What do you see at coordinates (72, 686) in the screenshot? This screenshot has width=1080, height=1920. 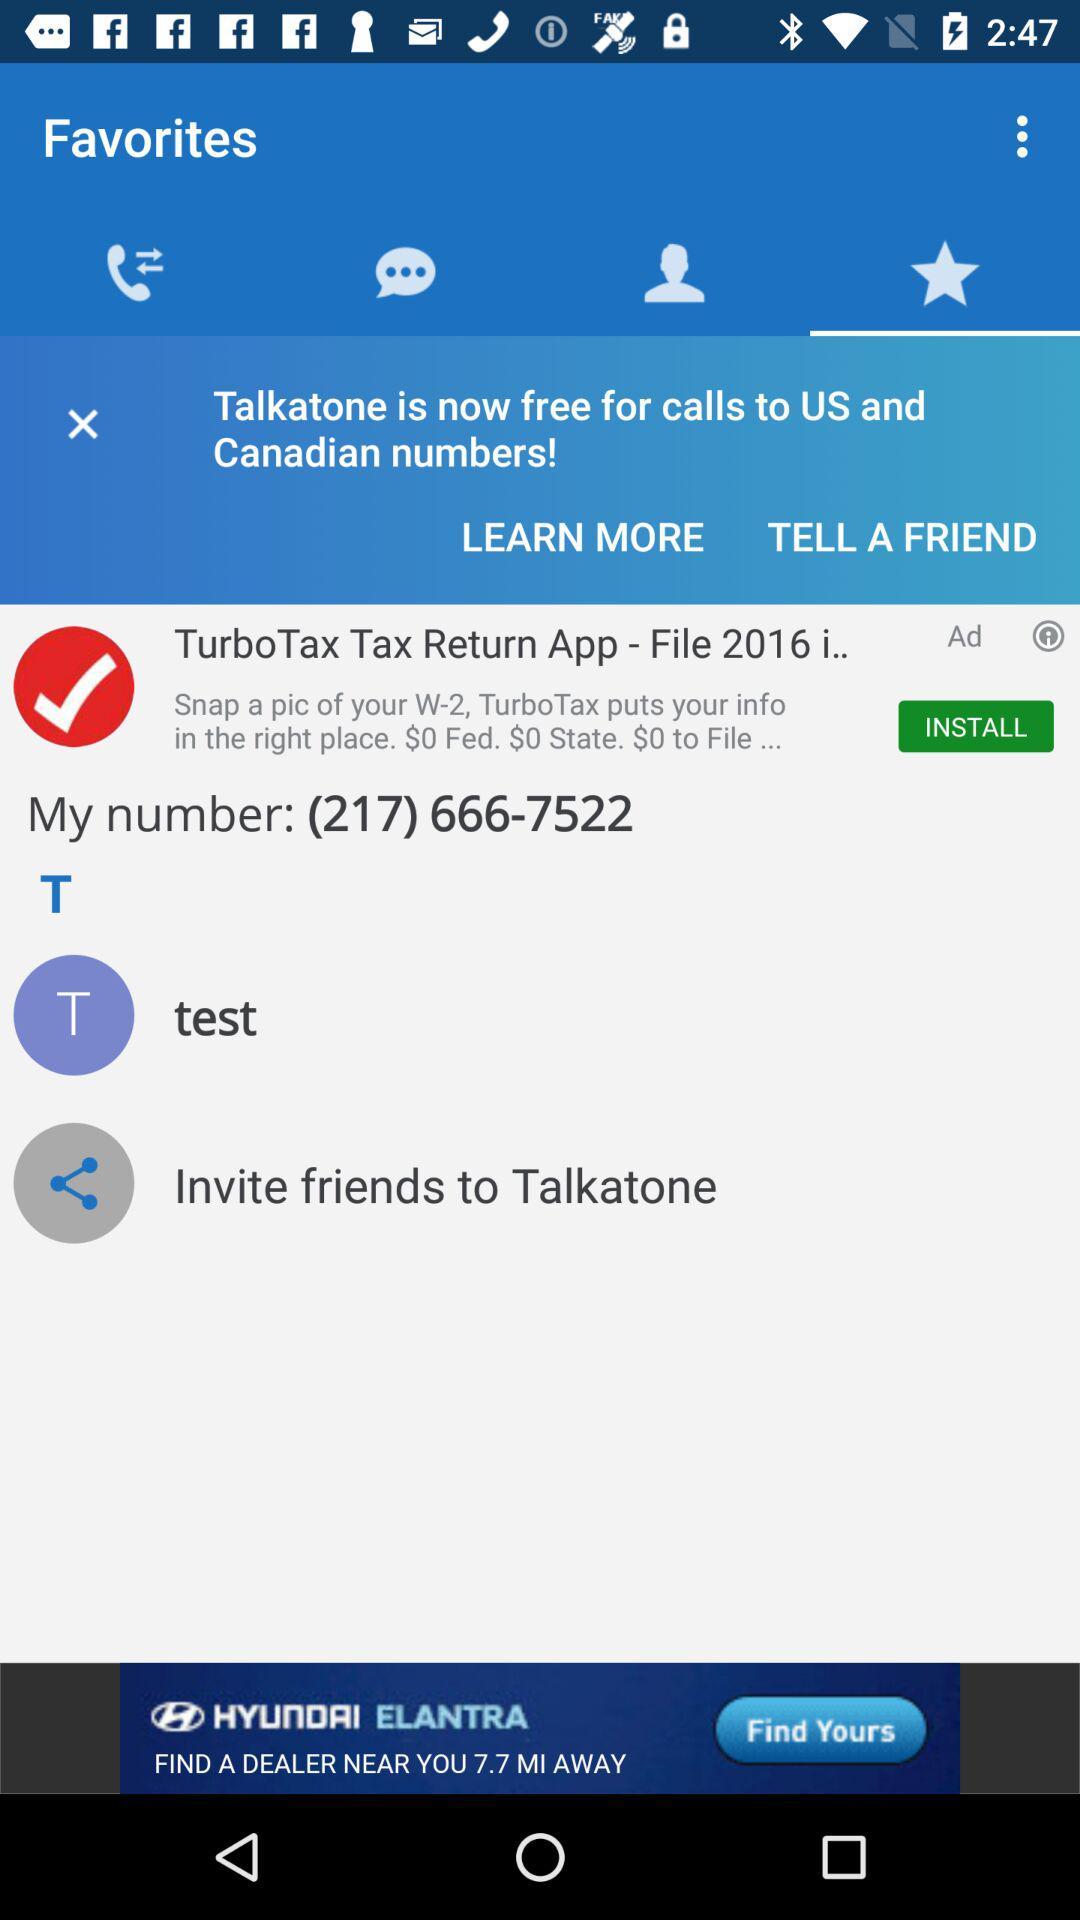 I see `advertisement` at bounding box center [72, 686].